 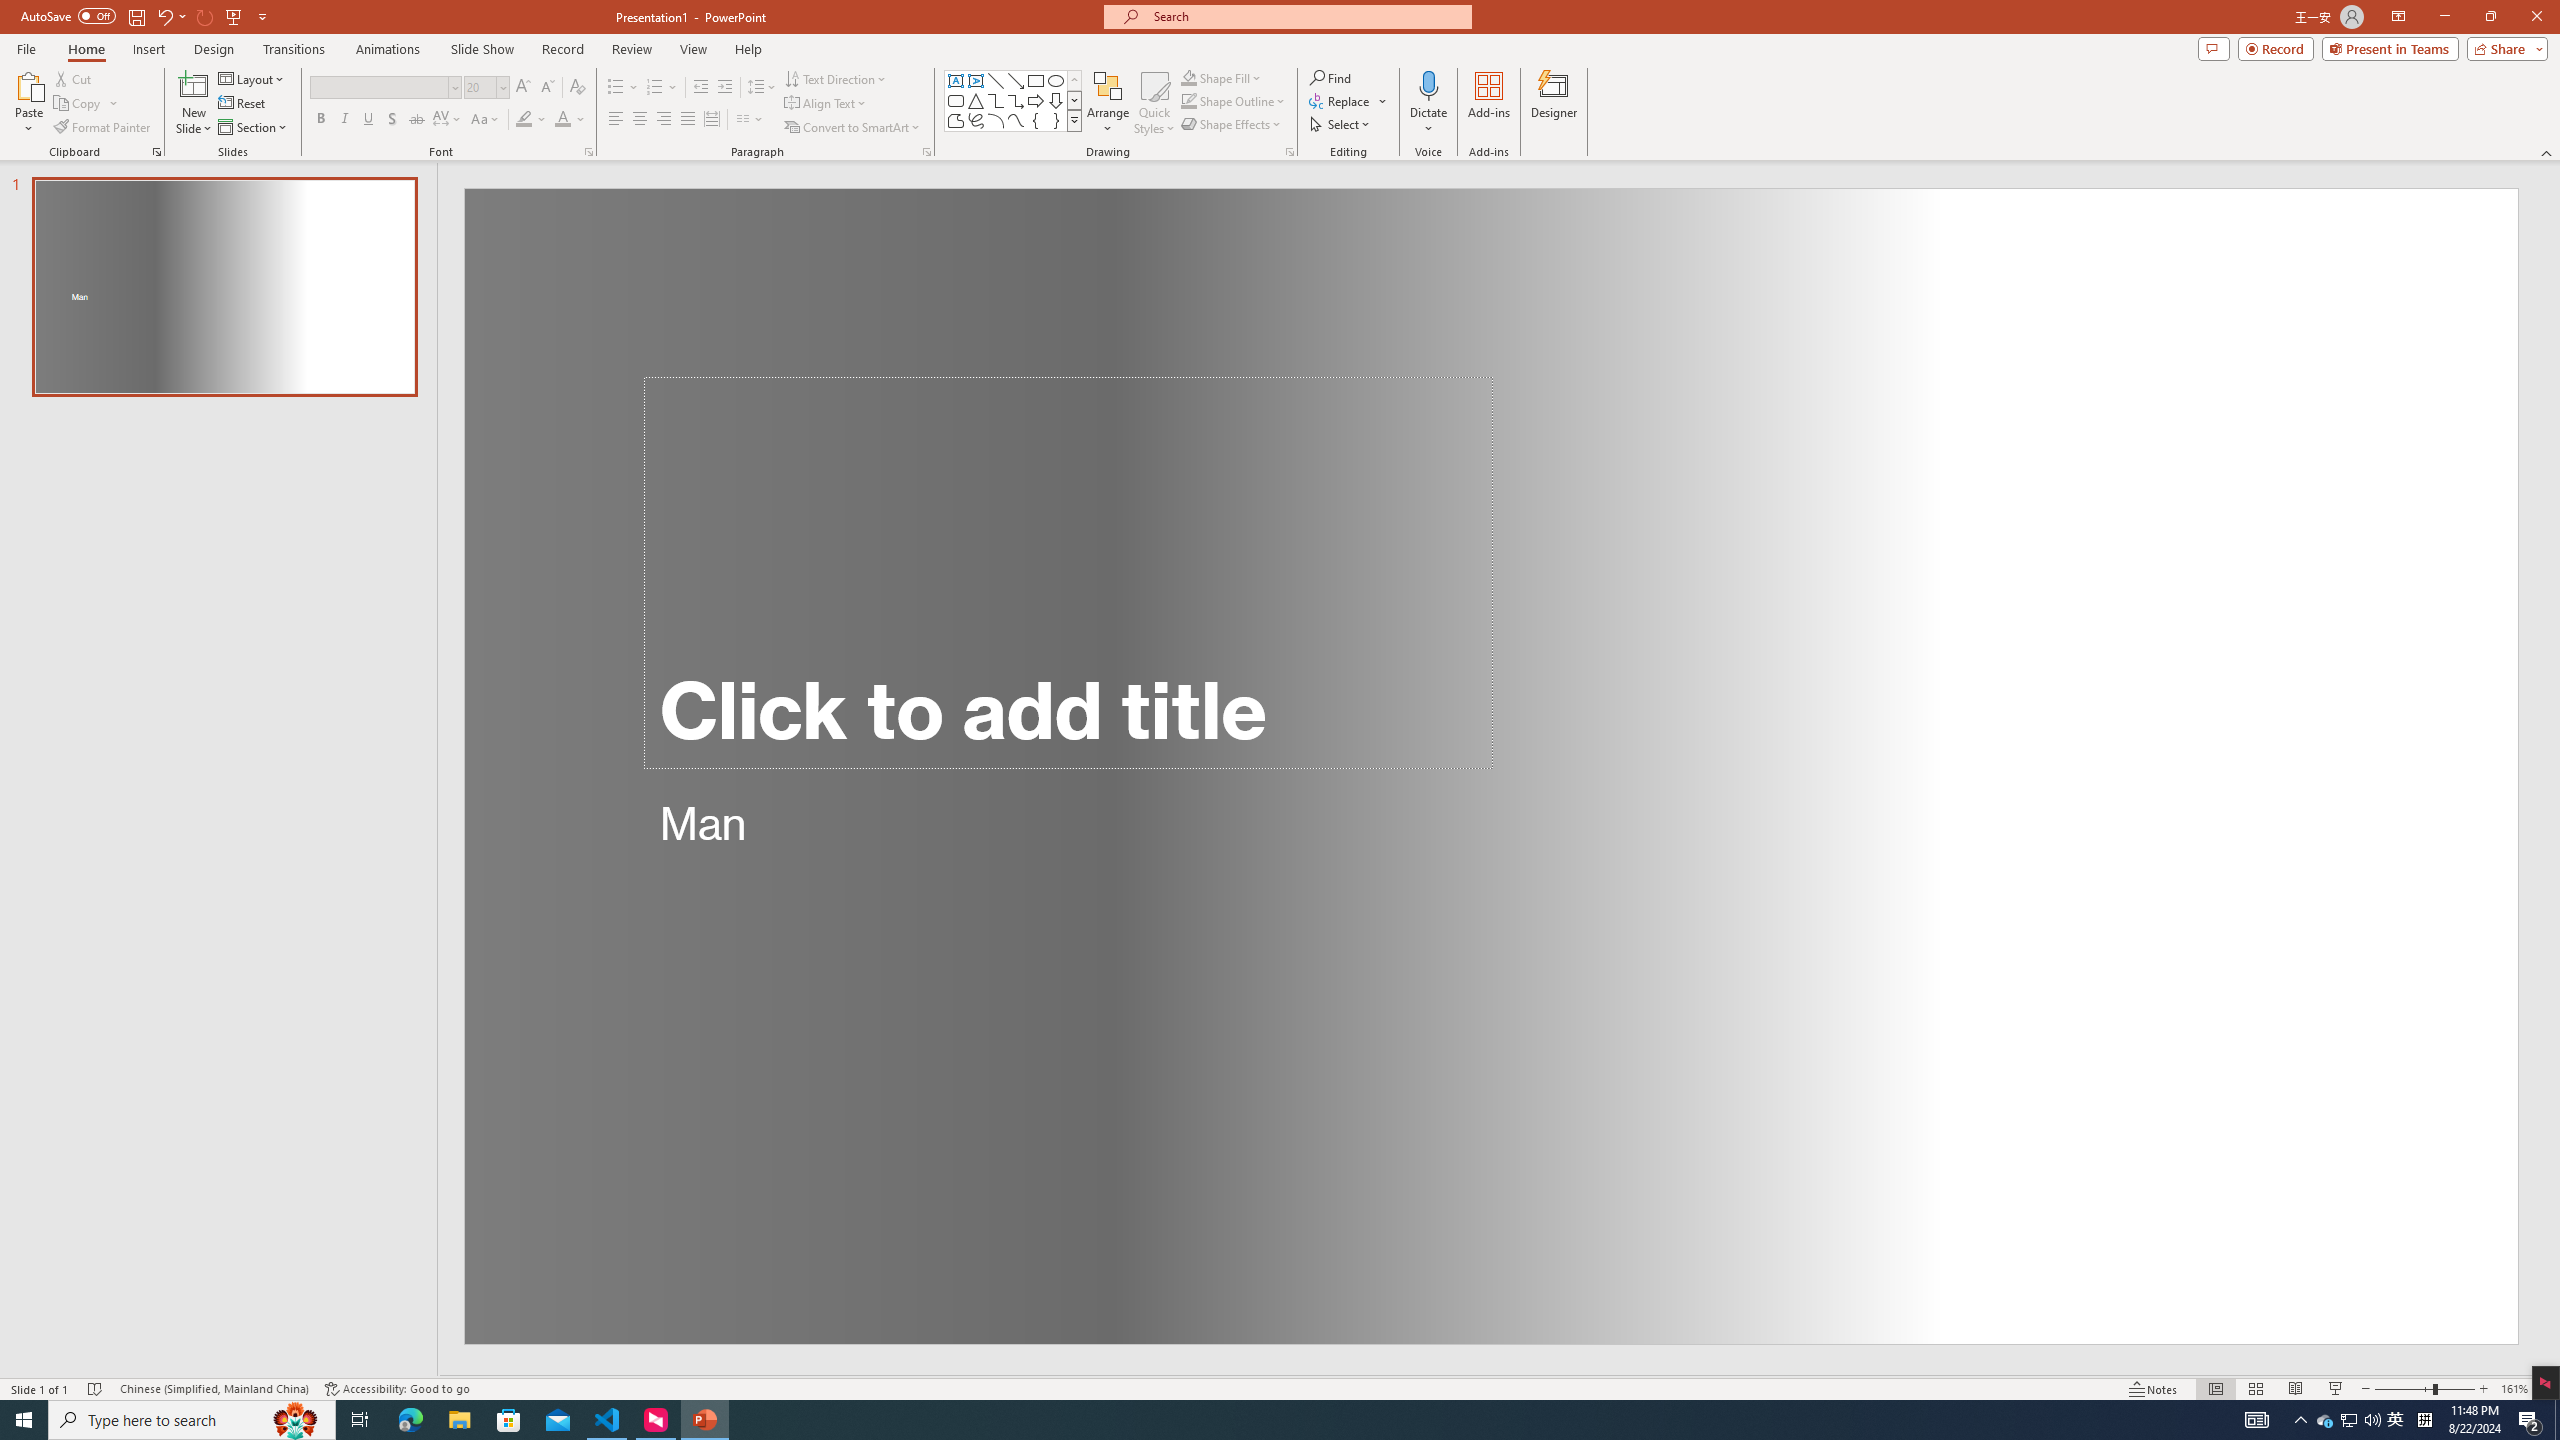 What do you see at coordinates (2254, 1389) in the screenshot?
I see `'Slide Sorter'` at bounding box center [2254, 1389].